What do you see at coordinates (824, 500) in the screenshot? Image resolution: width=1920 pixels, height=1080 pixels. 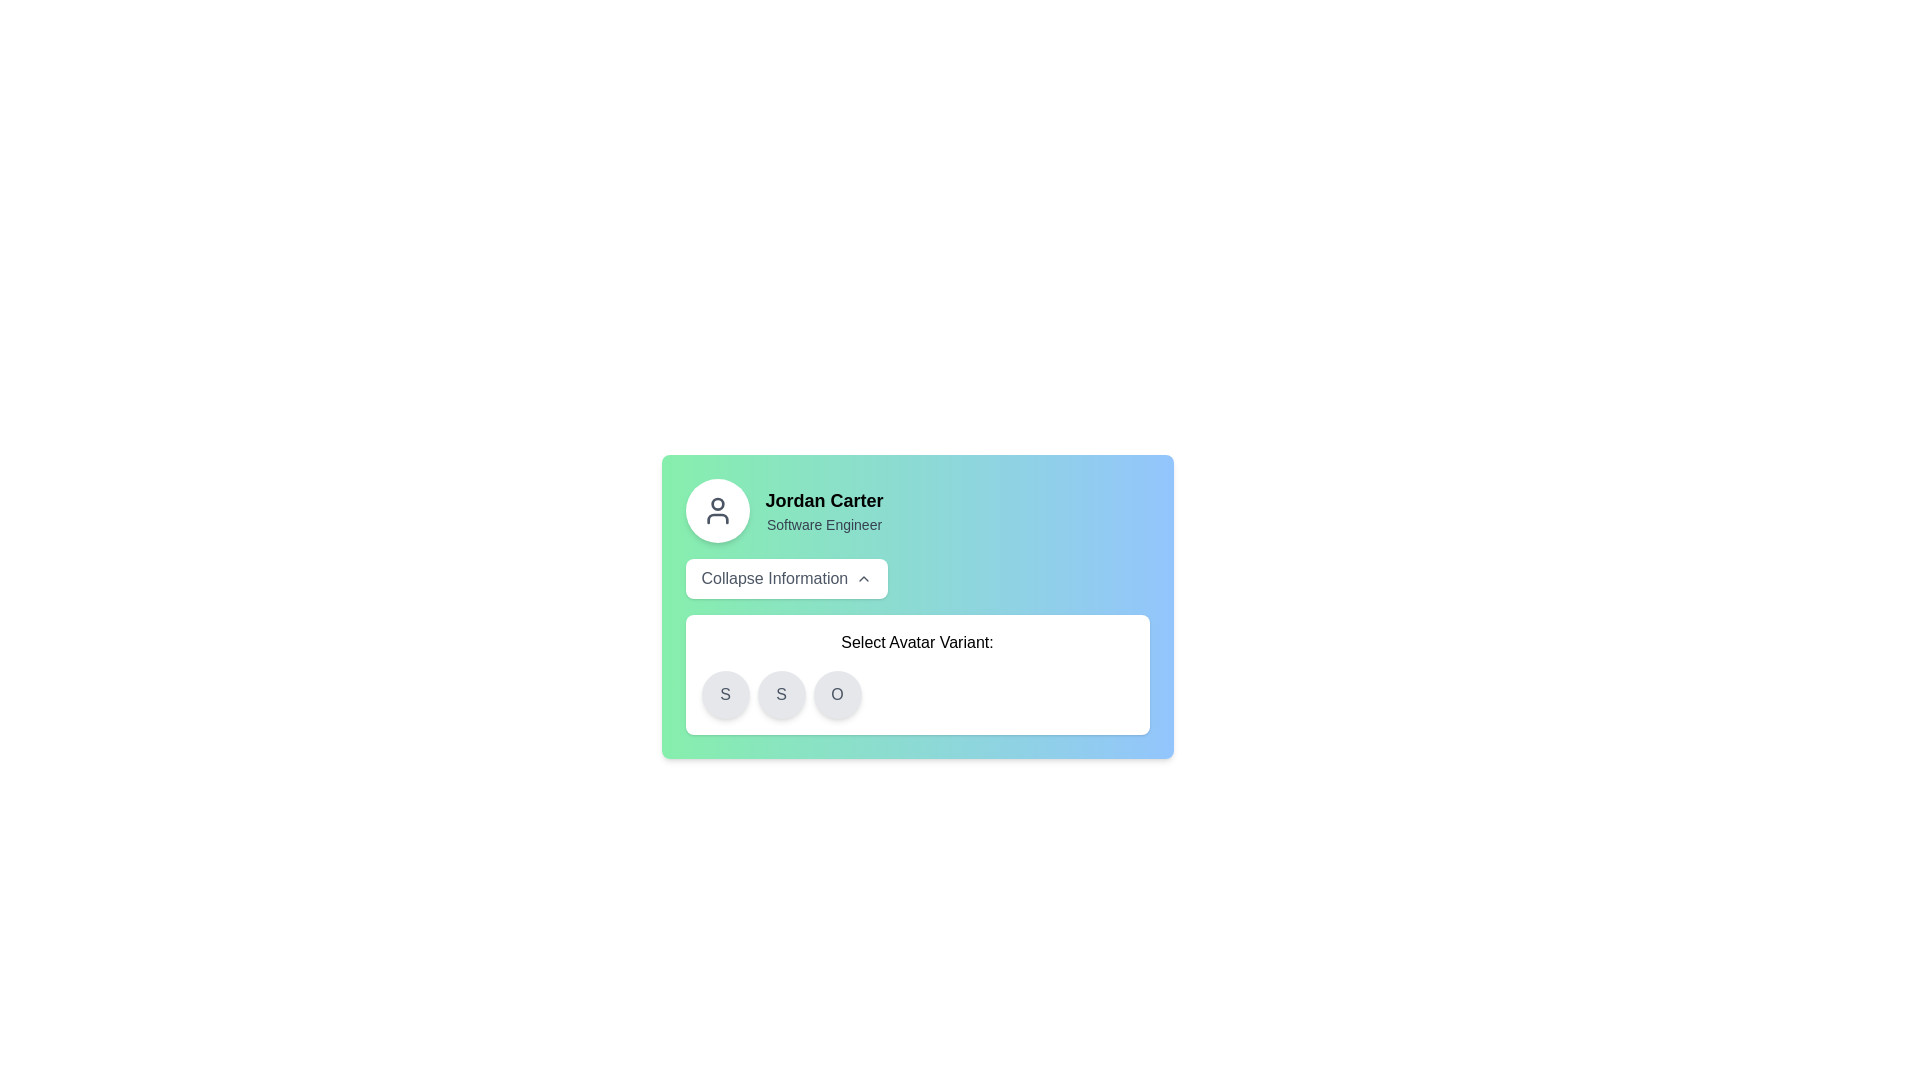 I see `the text label displaying the name 'Jordan Carter', which is centrally positioned above the text 'Software Engineer' in the profile section` at bounding box center [824, 500].